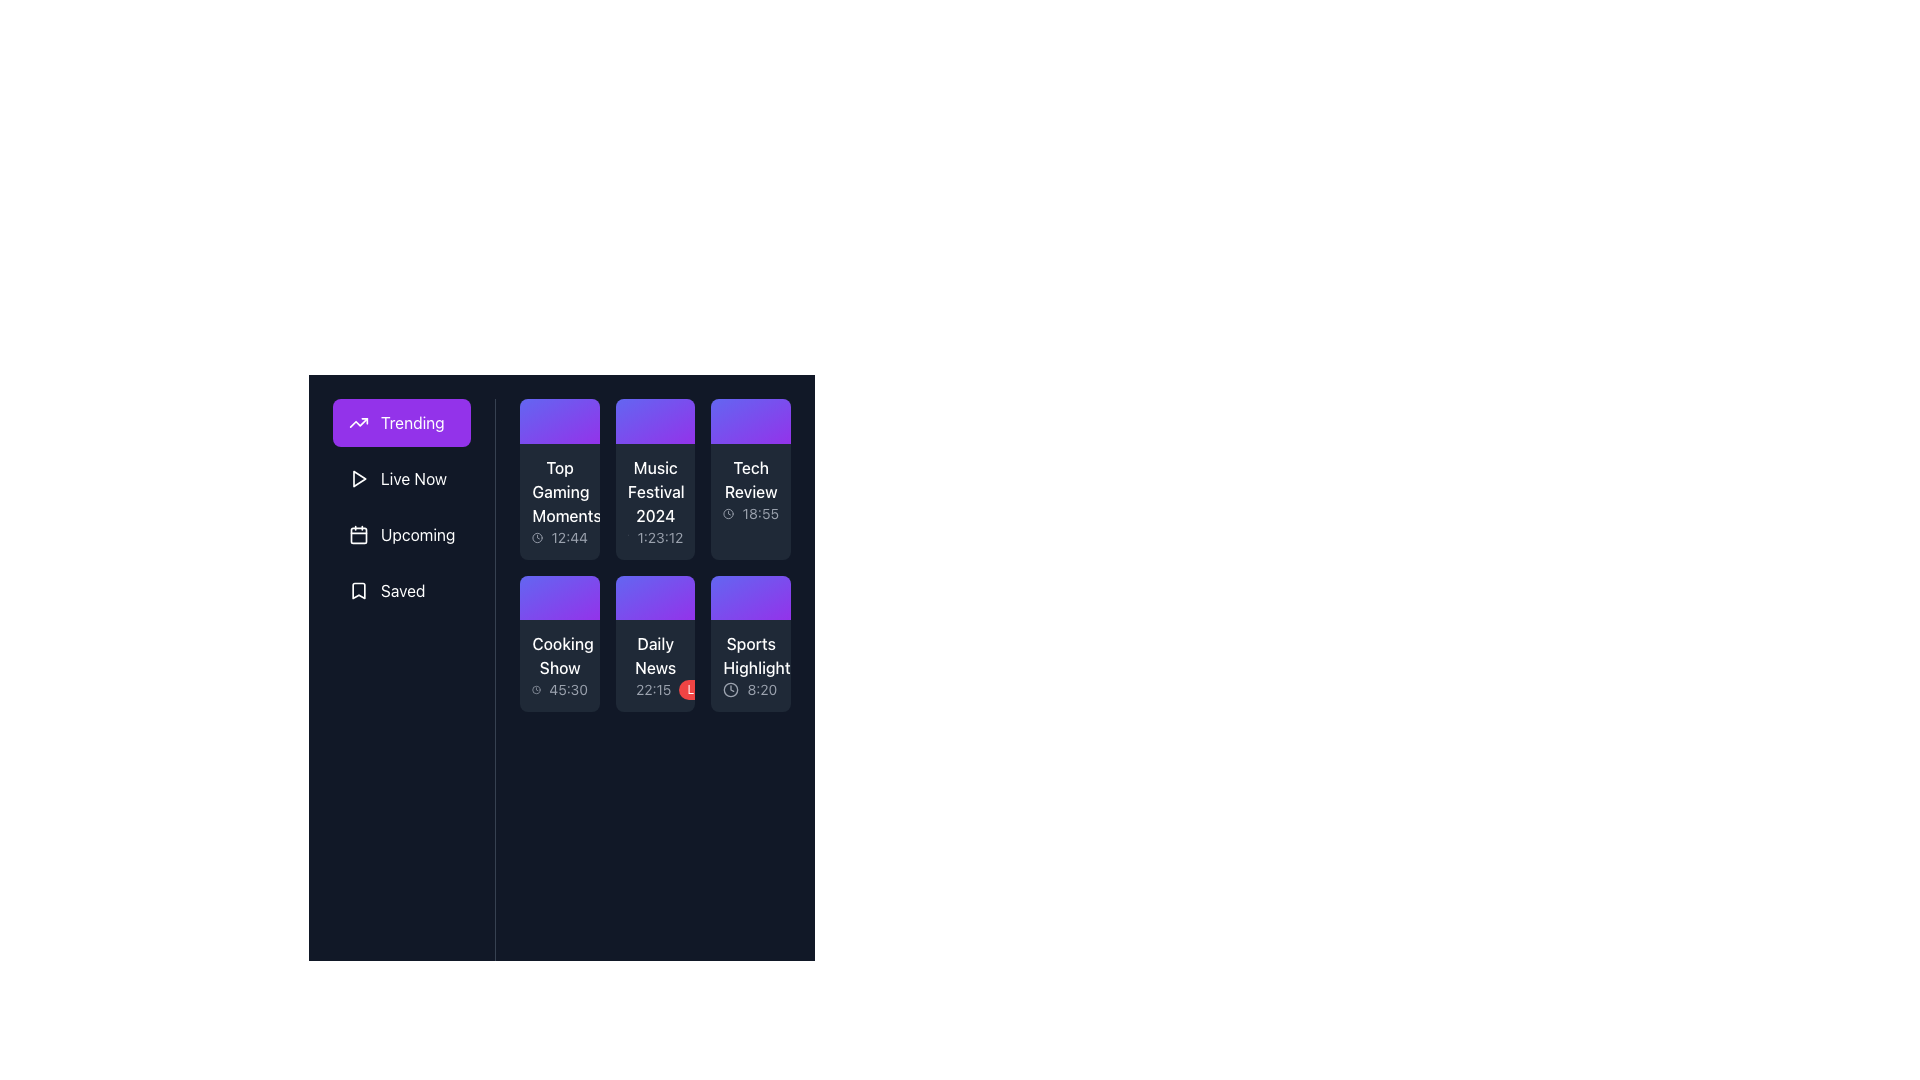 The height and width of the screenshot is (1080, 1920). What do you see at coordinates (536, 689) in the screenshot?
I see `the small circular clock icon associated with the 'Cooking Show' time display segment, which is located on the left side of the '45:30' display` at bounding box center [536, 689].